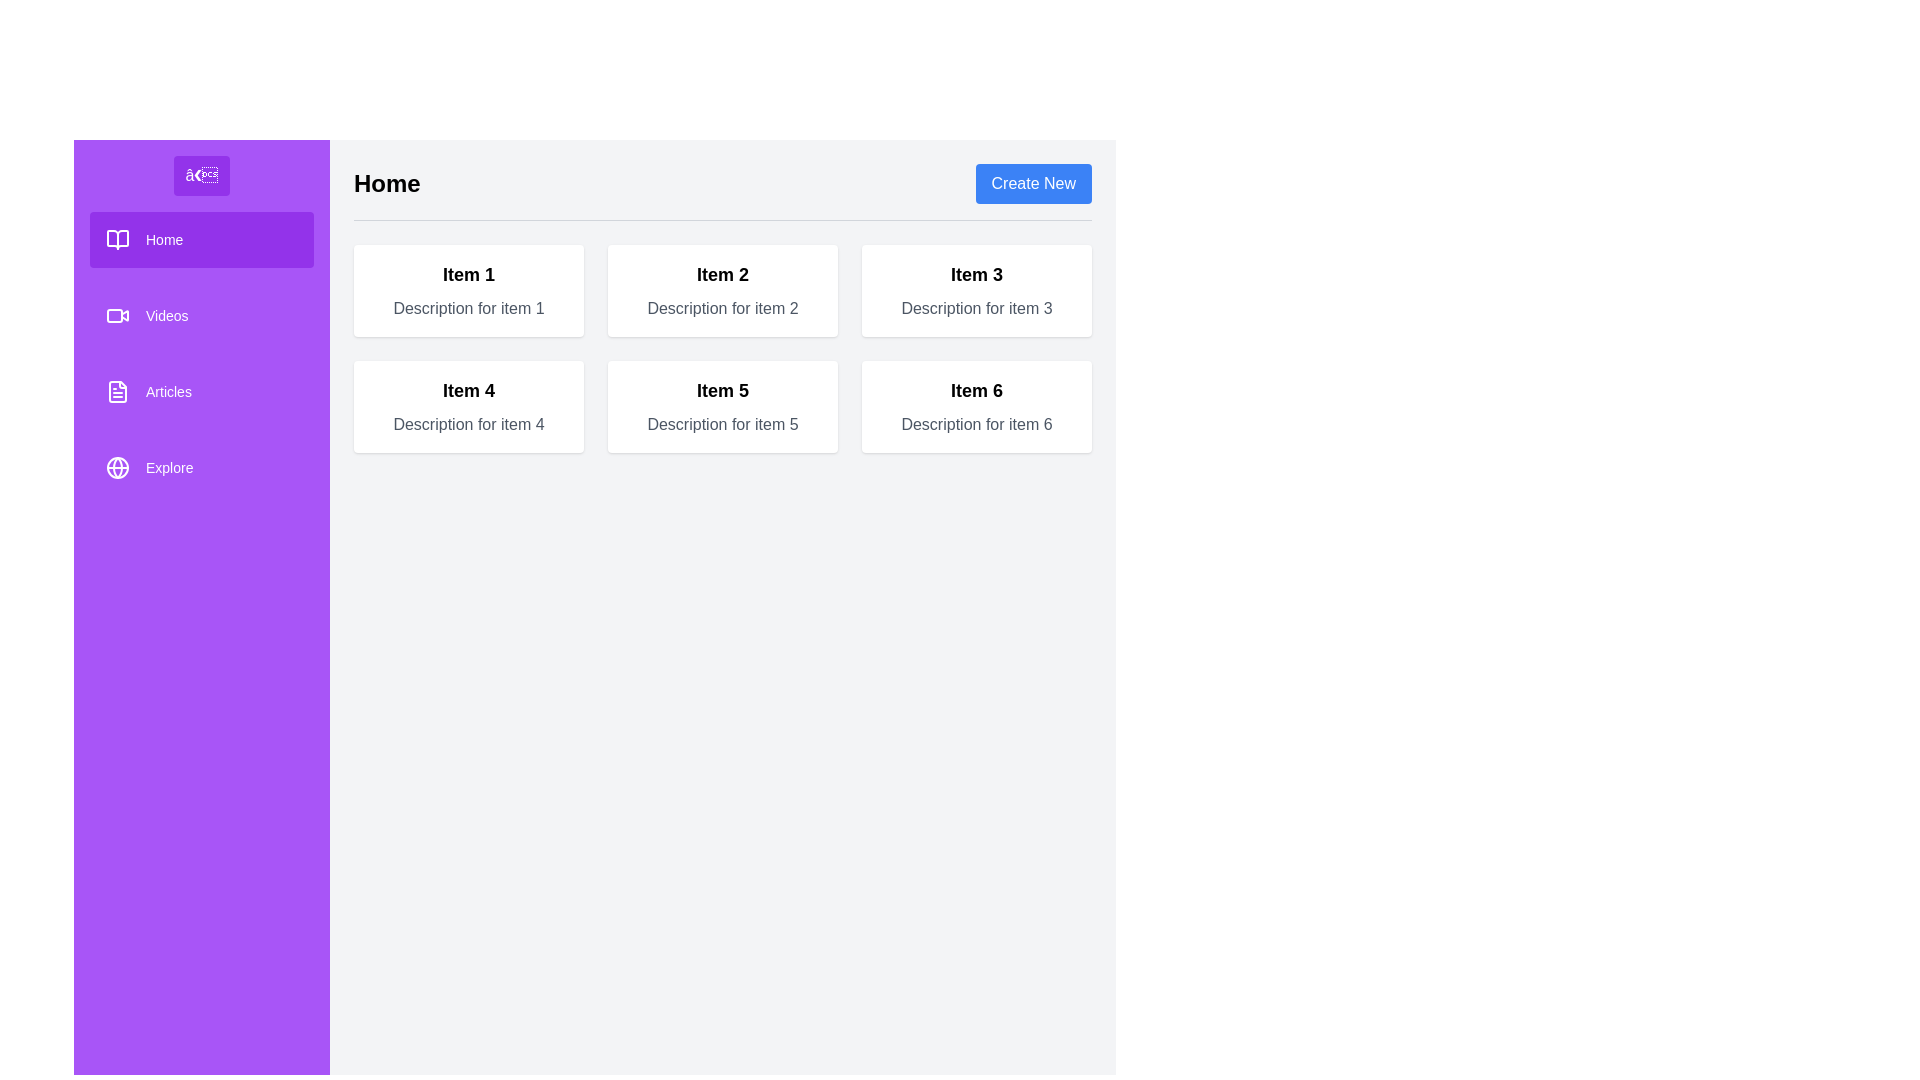  Describe the element at coordinates (117, 315) in the screenshot. I see `the camera icon on the purple background in the sidebar navigation menu` at that location.